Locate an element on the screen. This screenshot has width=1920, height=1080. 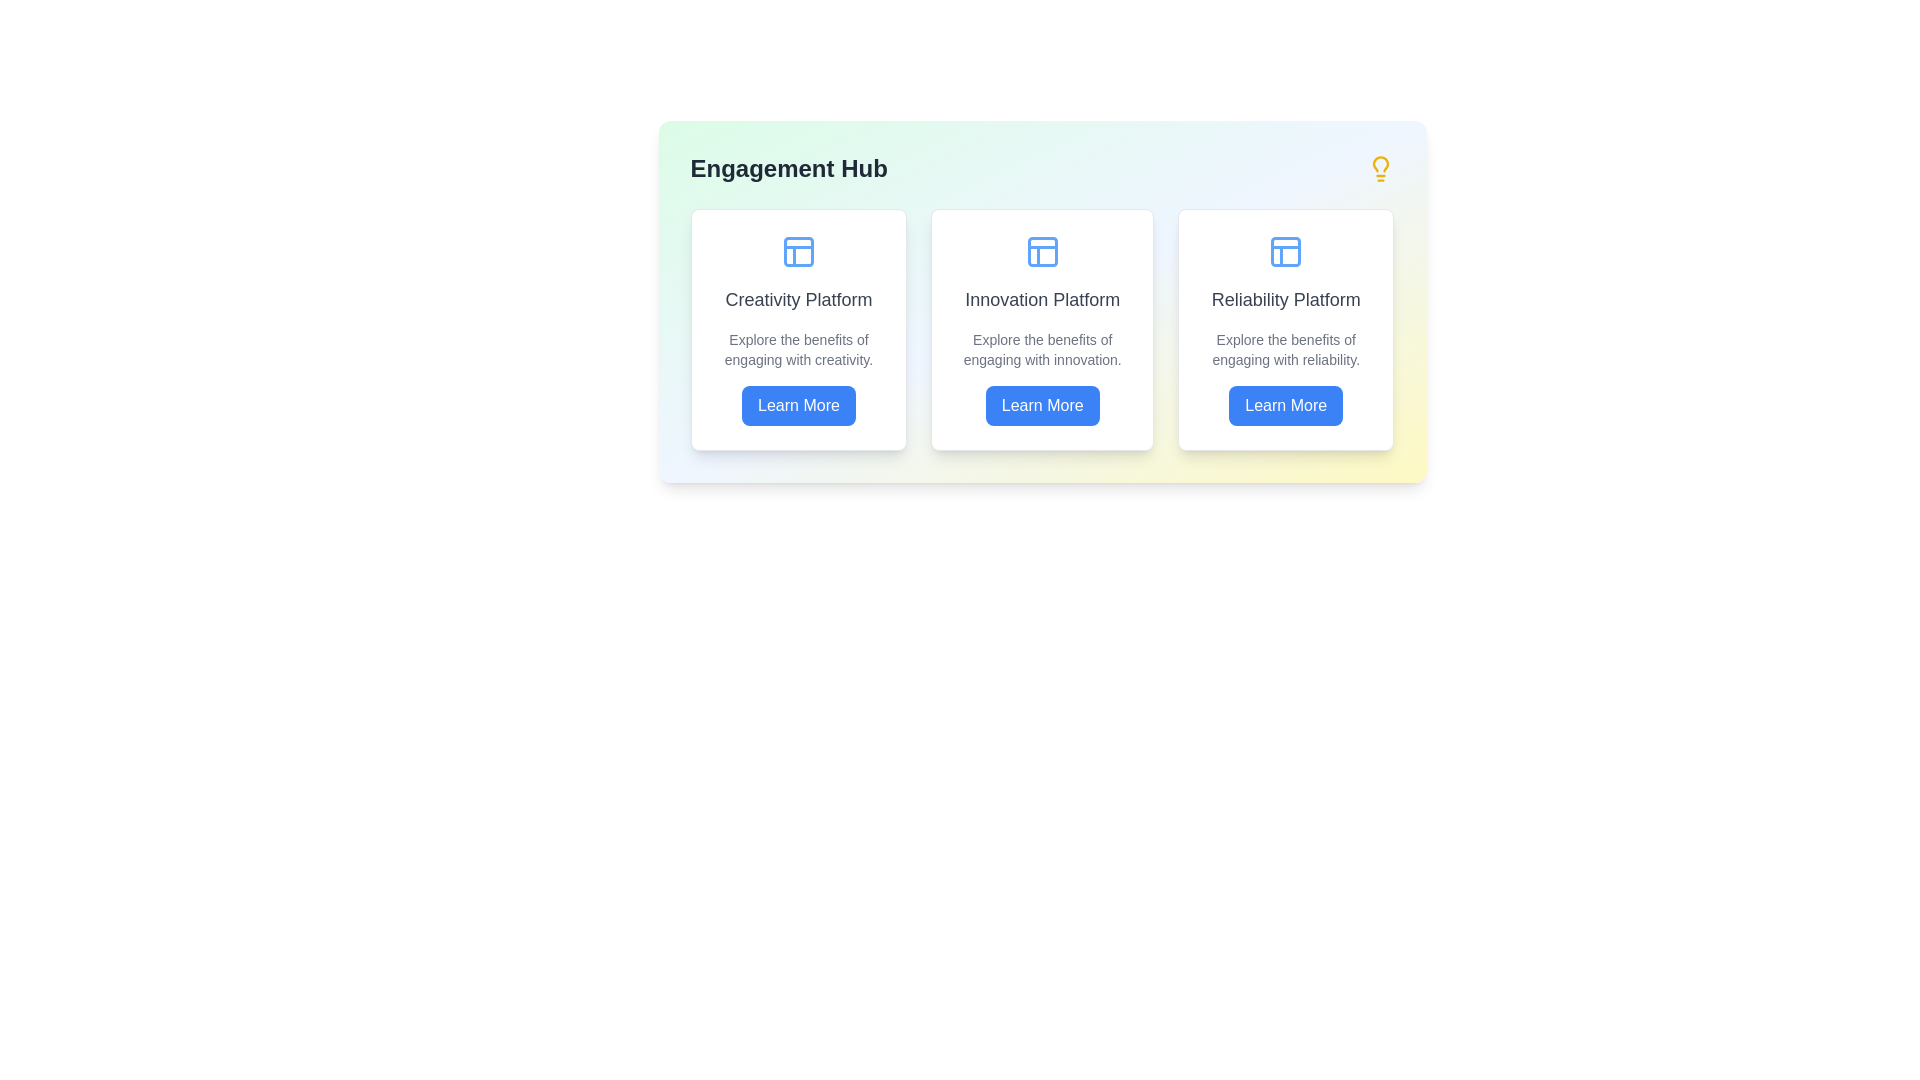
the 'Learn More' button, which is a rectangular button with a blue background and white text located at the bottom of the 'Innovation Platform' card is located at coordinates (1041, 405).